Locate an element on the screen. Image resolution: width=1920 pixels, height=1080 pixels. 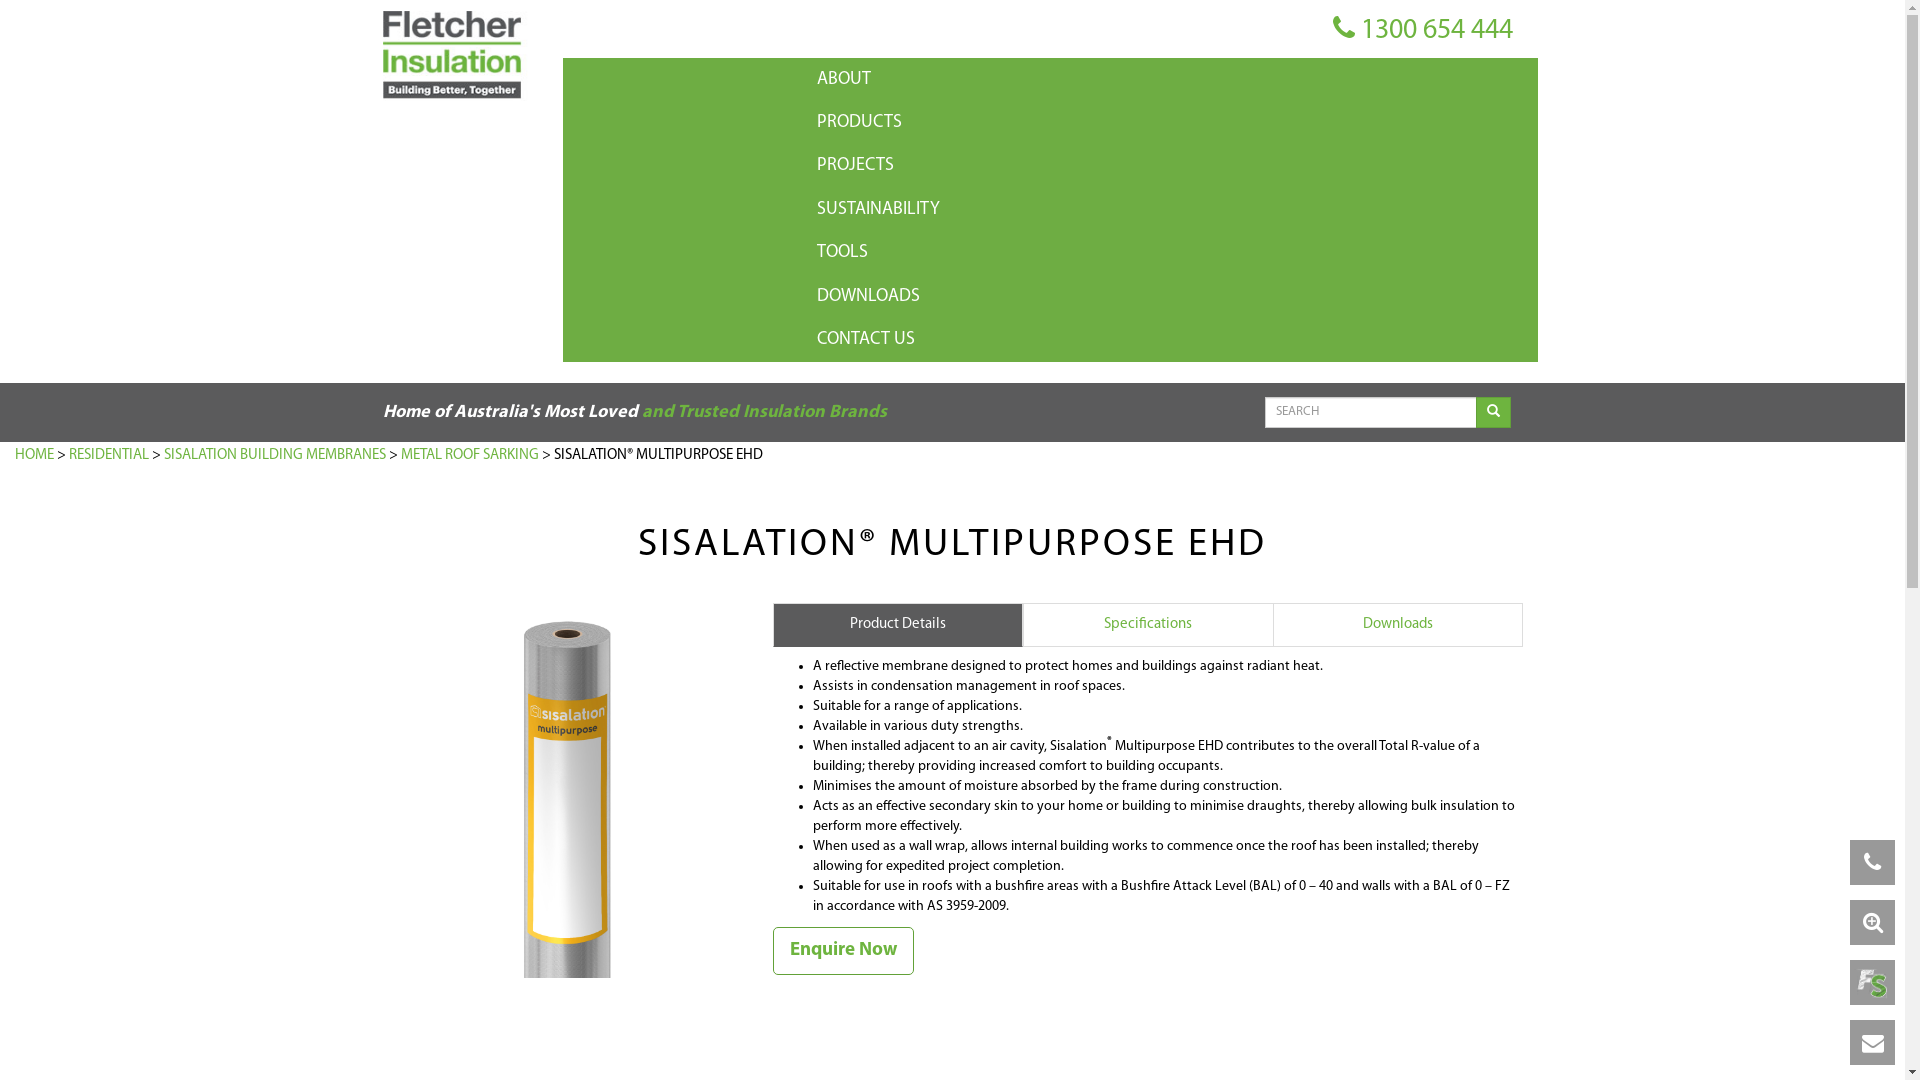
'Downloads' is located at coordinates (1395, 623).